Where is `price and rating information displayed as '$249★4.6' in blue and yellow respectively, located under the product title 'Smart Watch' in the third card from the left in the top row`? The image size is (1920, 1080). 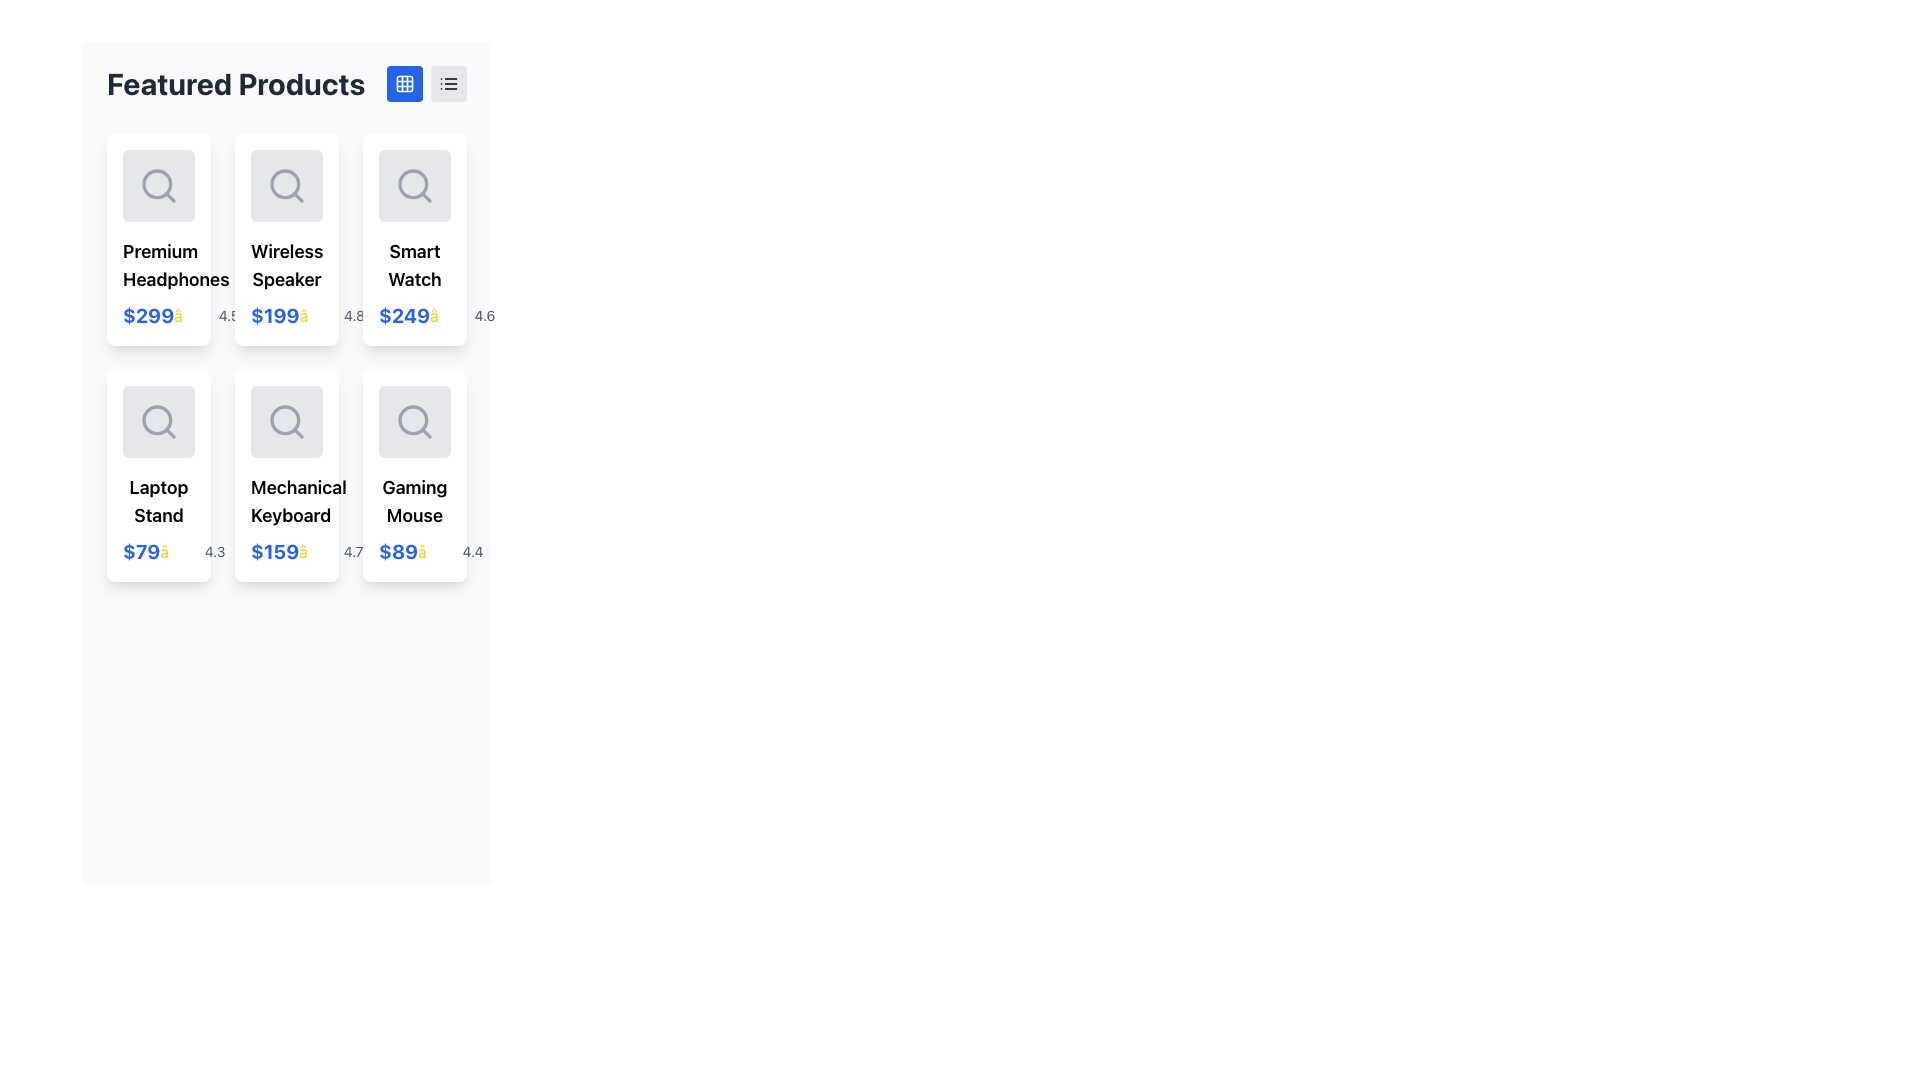 price and rating information displayed as '$249★4.6' in blue and yellow respectively, located under the product title 'Smart Watch' in the third card from the left in the top row is located at coordinates (413, 315).